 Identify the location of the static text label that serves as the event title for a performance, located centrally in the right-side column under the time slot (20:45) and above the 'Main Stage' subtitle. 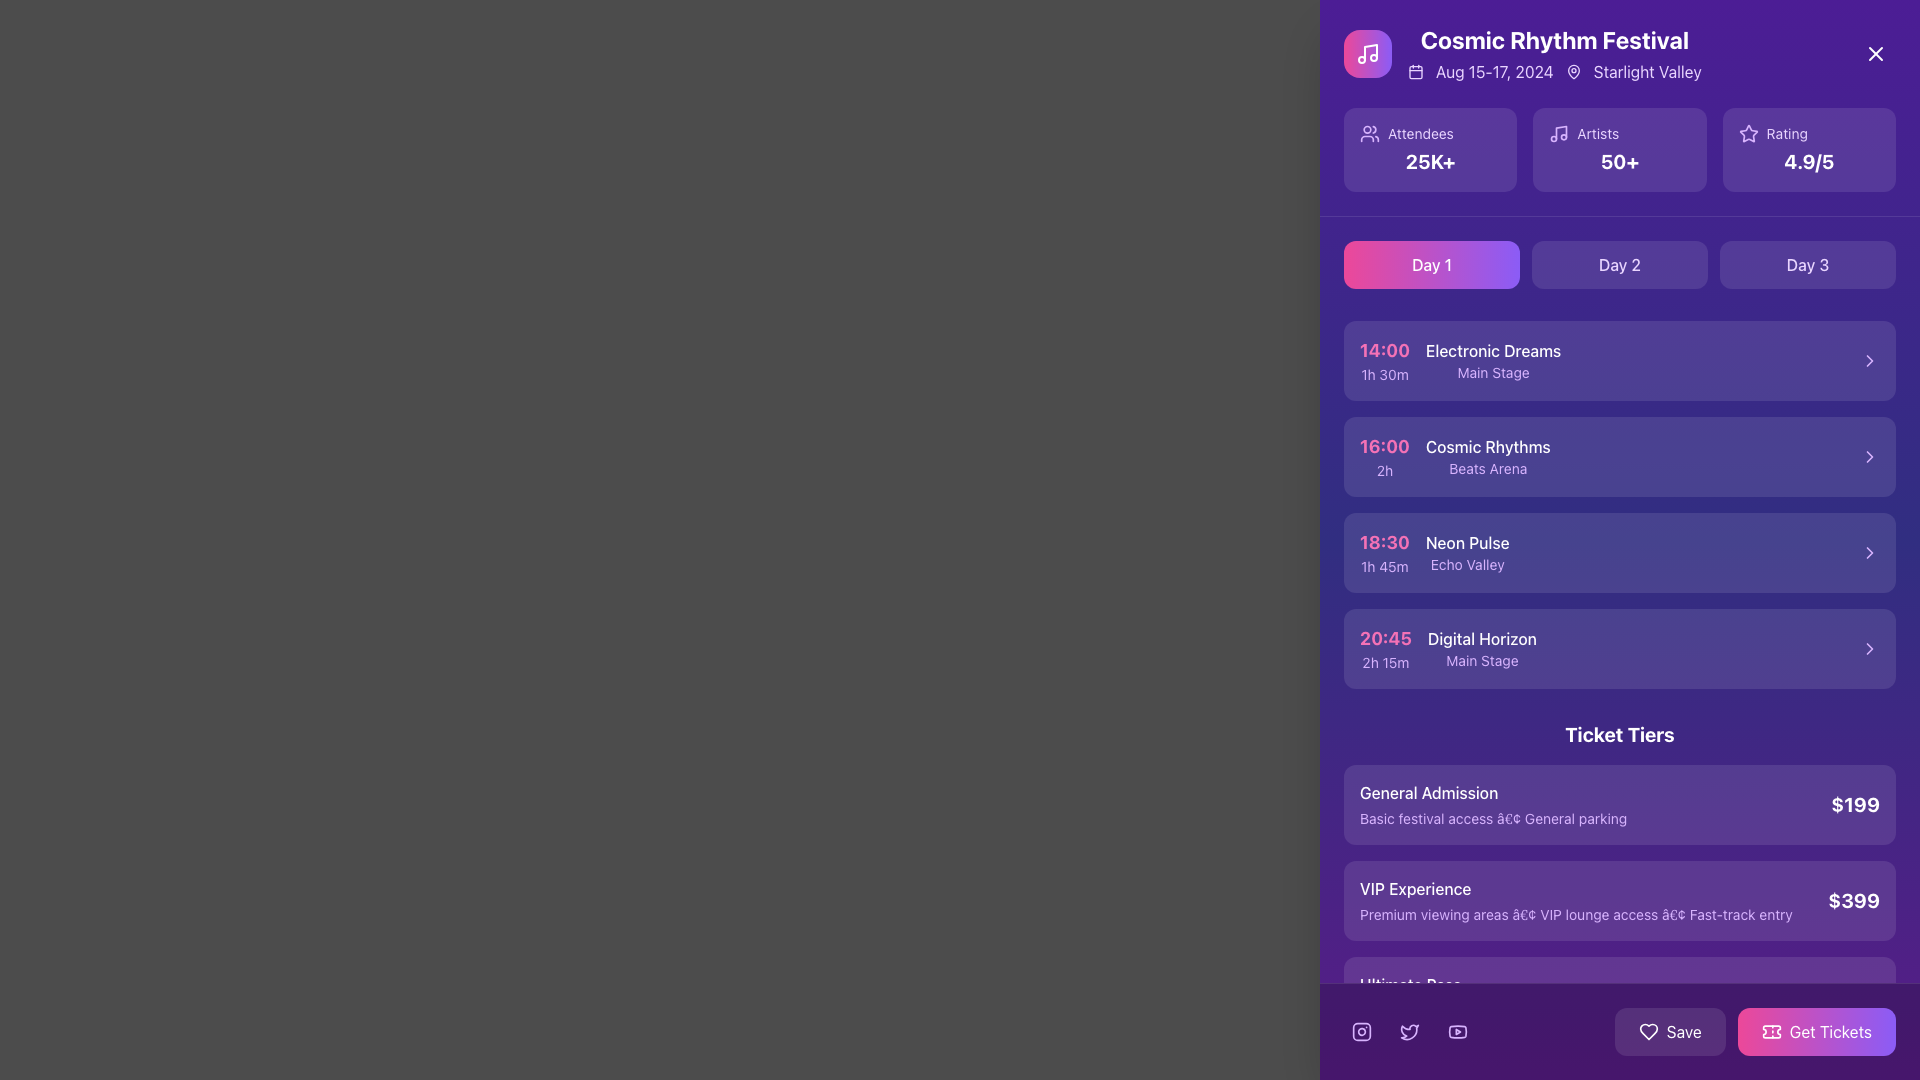
(1482, 639).